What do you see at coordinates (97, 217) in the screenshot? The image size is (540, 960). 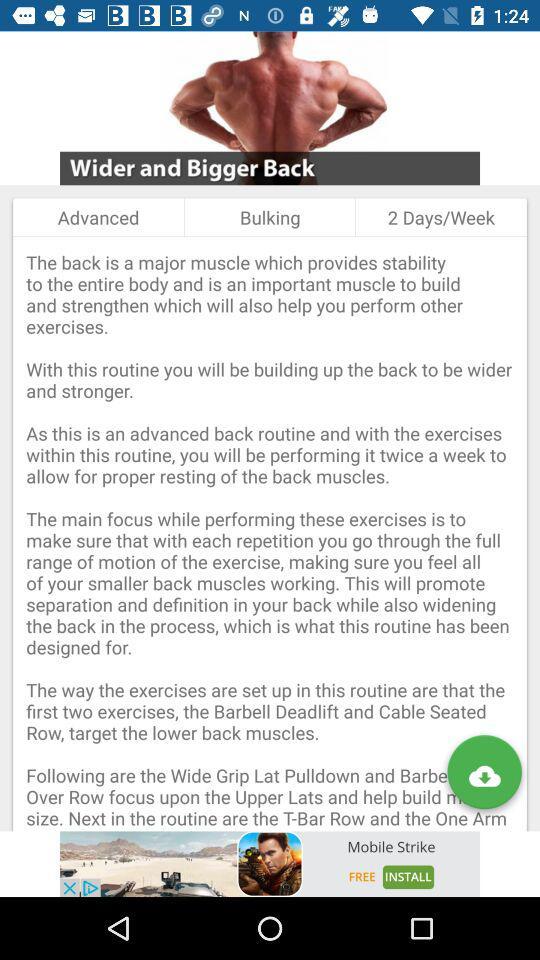 I see `the advanced` at bounding box center [97, 217].